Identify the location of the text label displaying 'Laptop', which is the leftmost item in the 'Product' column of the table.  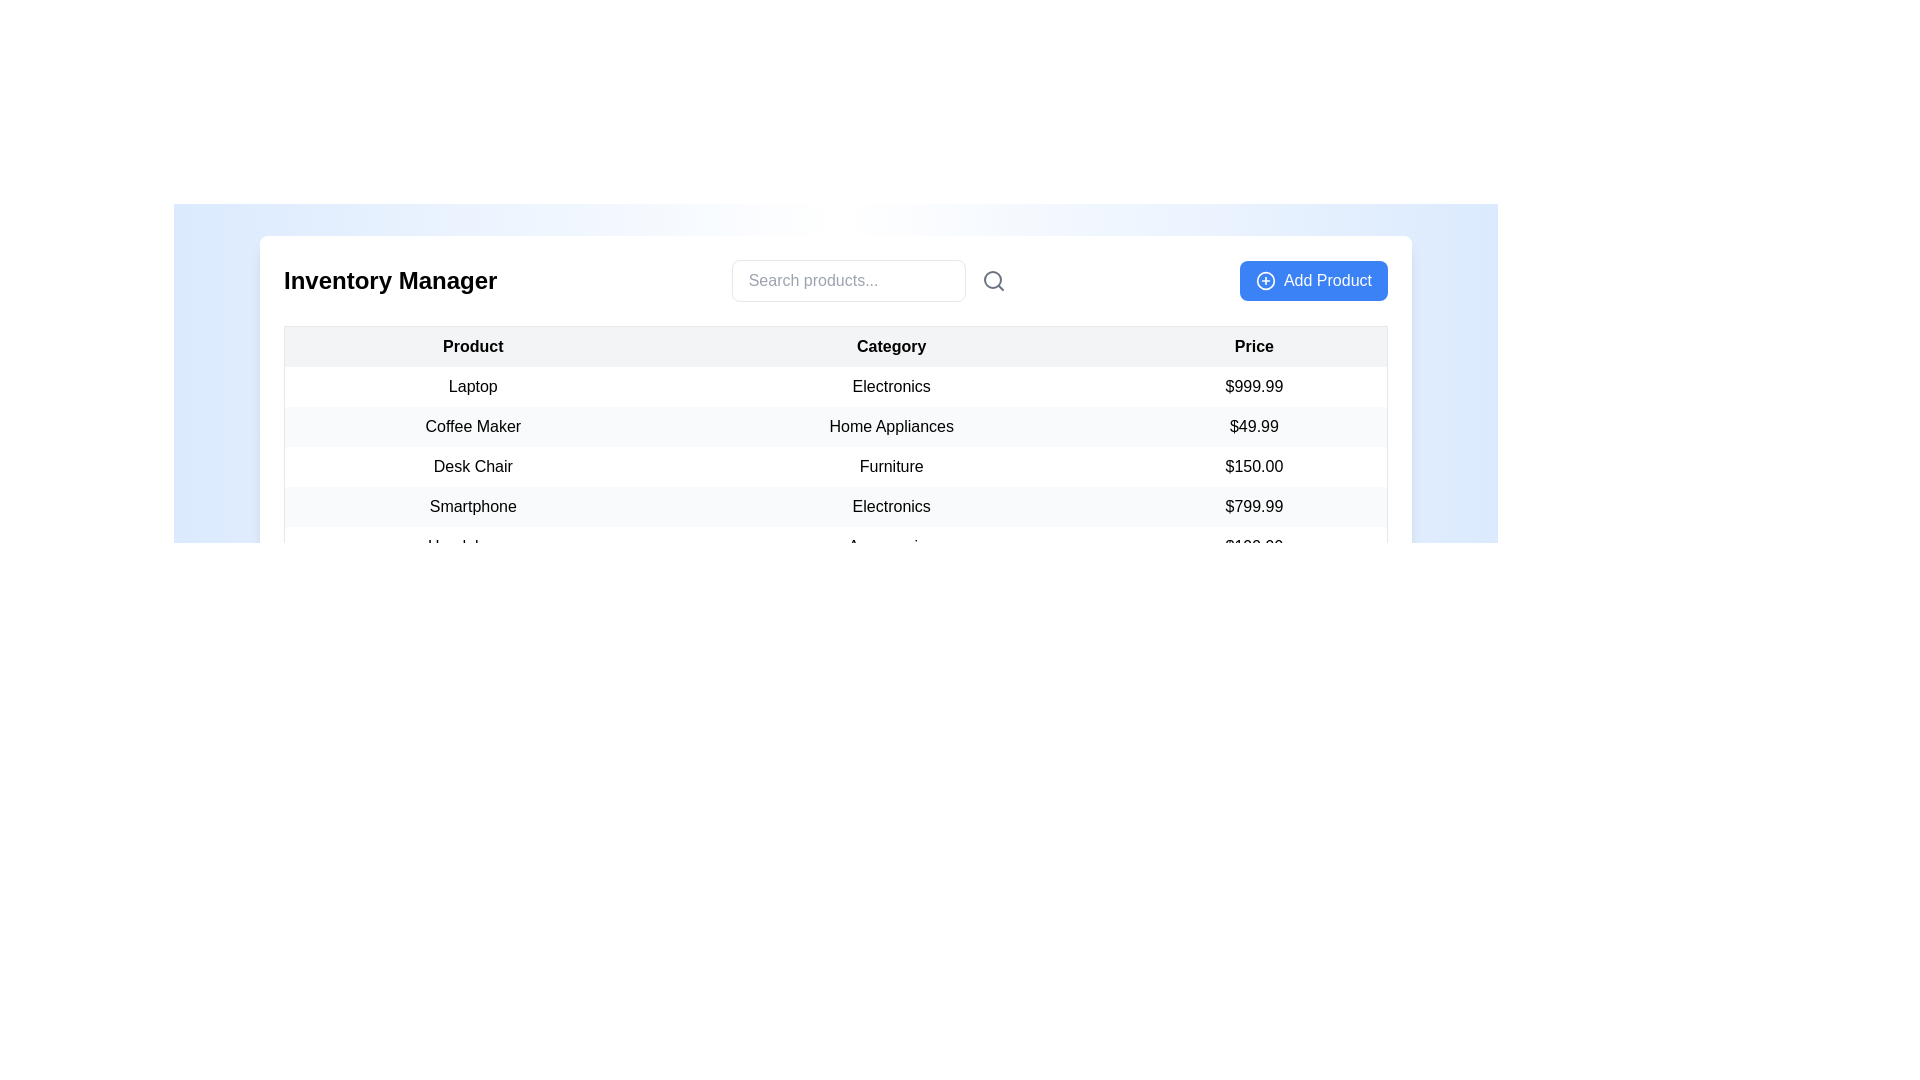
(472, 386).